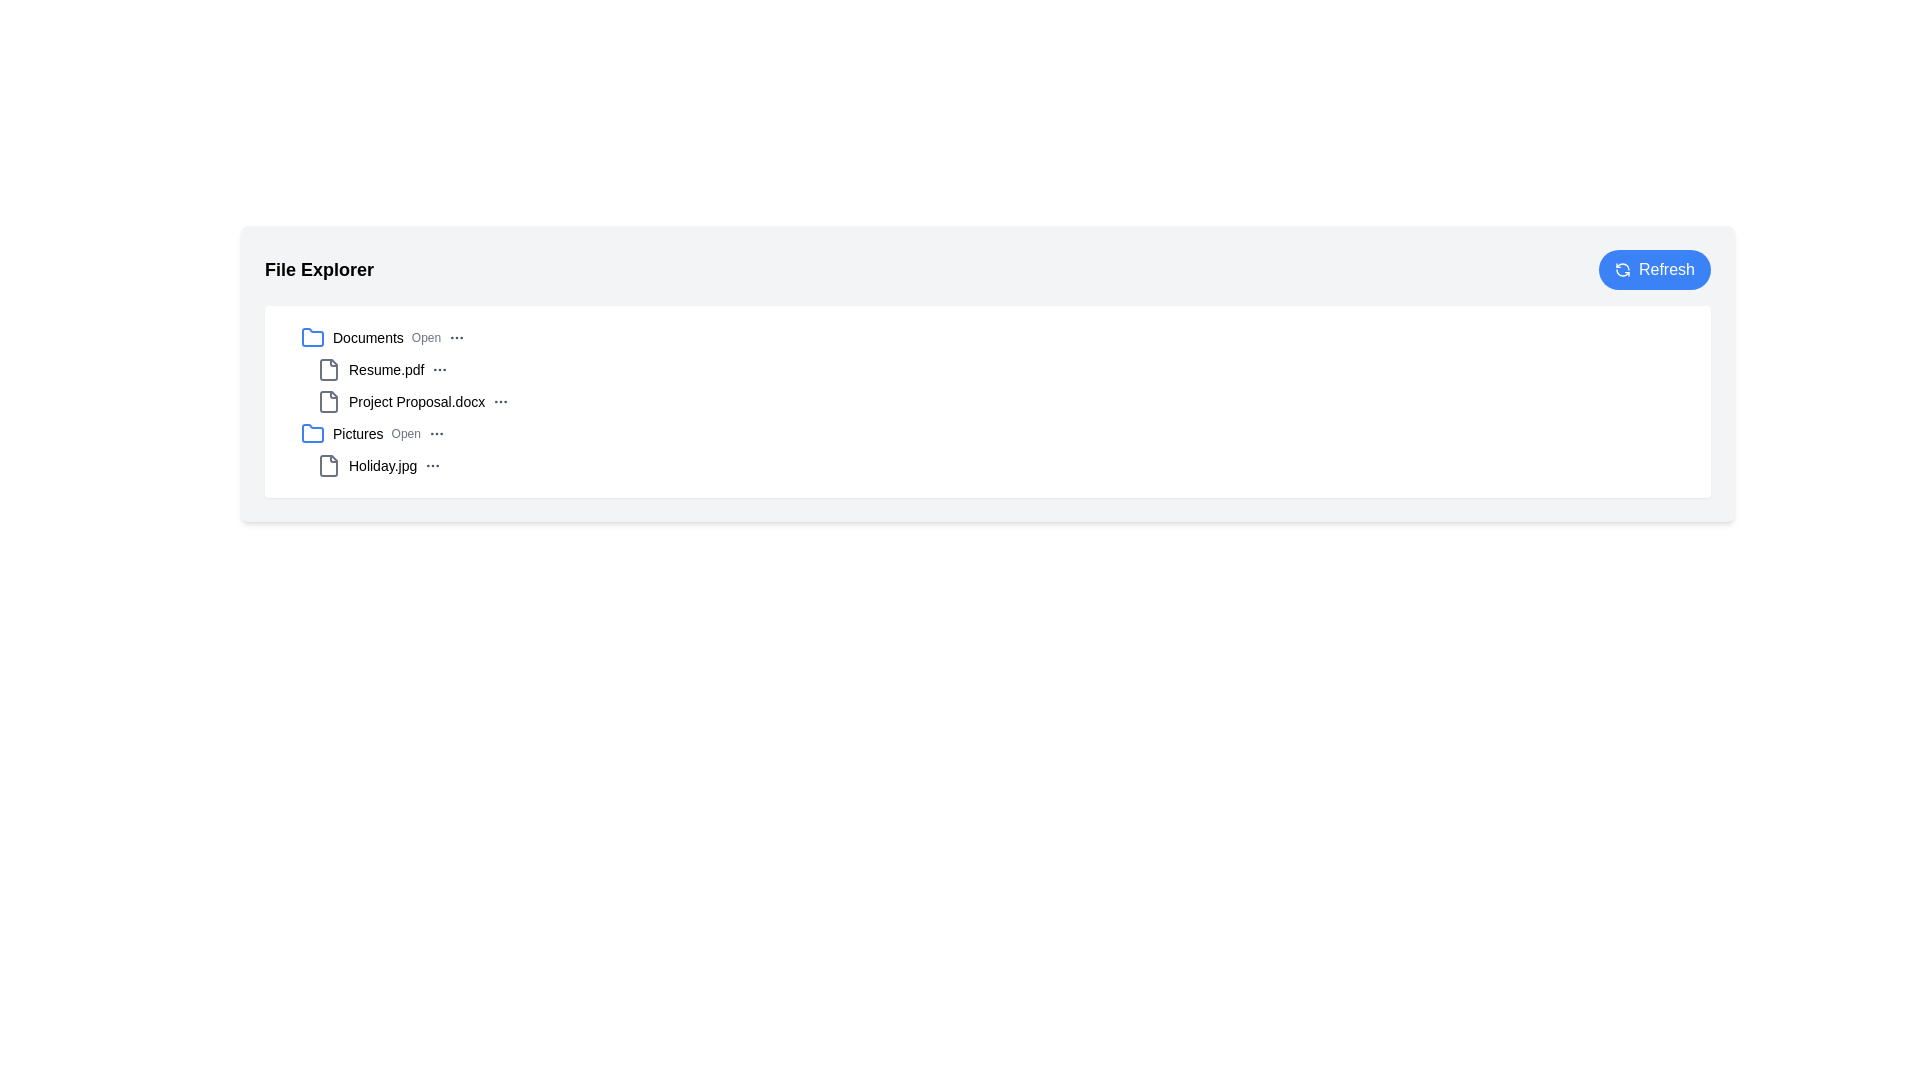 The height and width of the screenshot is (1080, 1920). I want to click on the 'Documents' directory icon, which is the first graphical icon representing the media folder functionality, so click(311, 337).